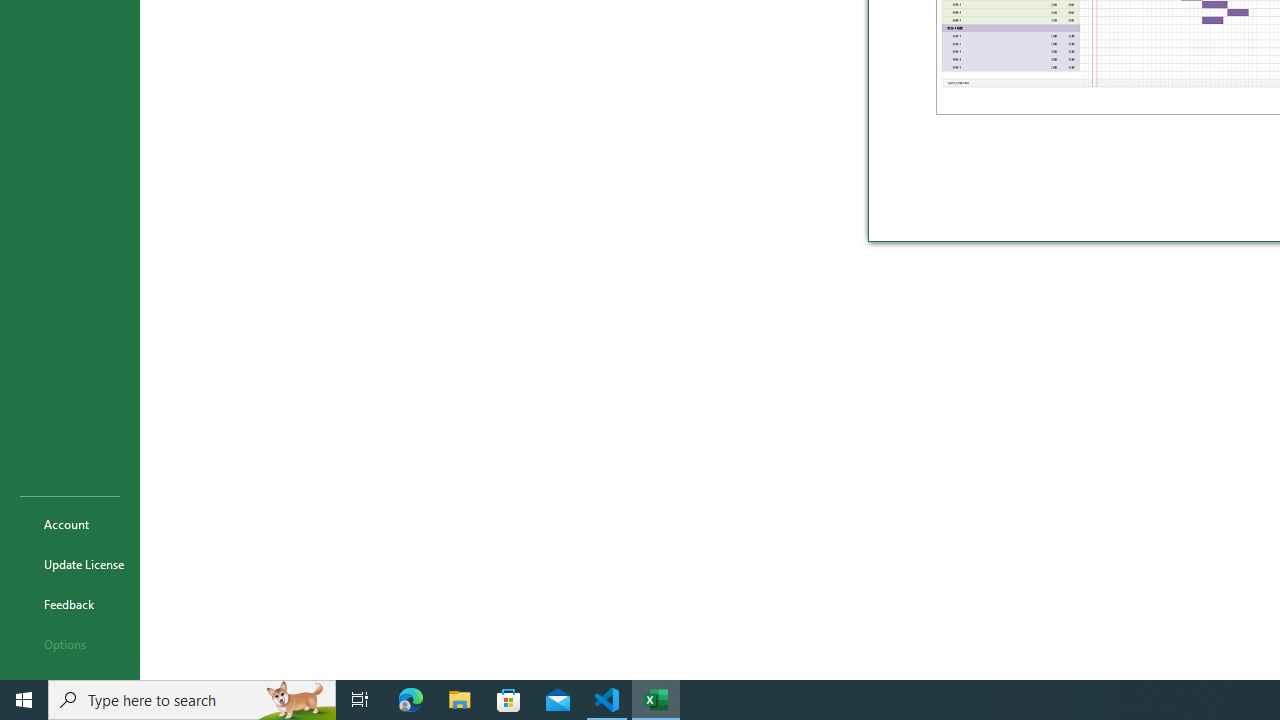 Image resolution: width=1280 pixels, height=720 pixels. Describe the element at coordinates (410, 698) in the screenshot. I see `'Microsoft Edge'` at that location.